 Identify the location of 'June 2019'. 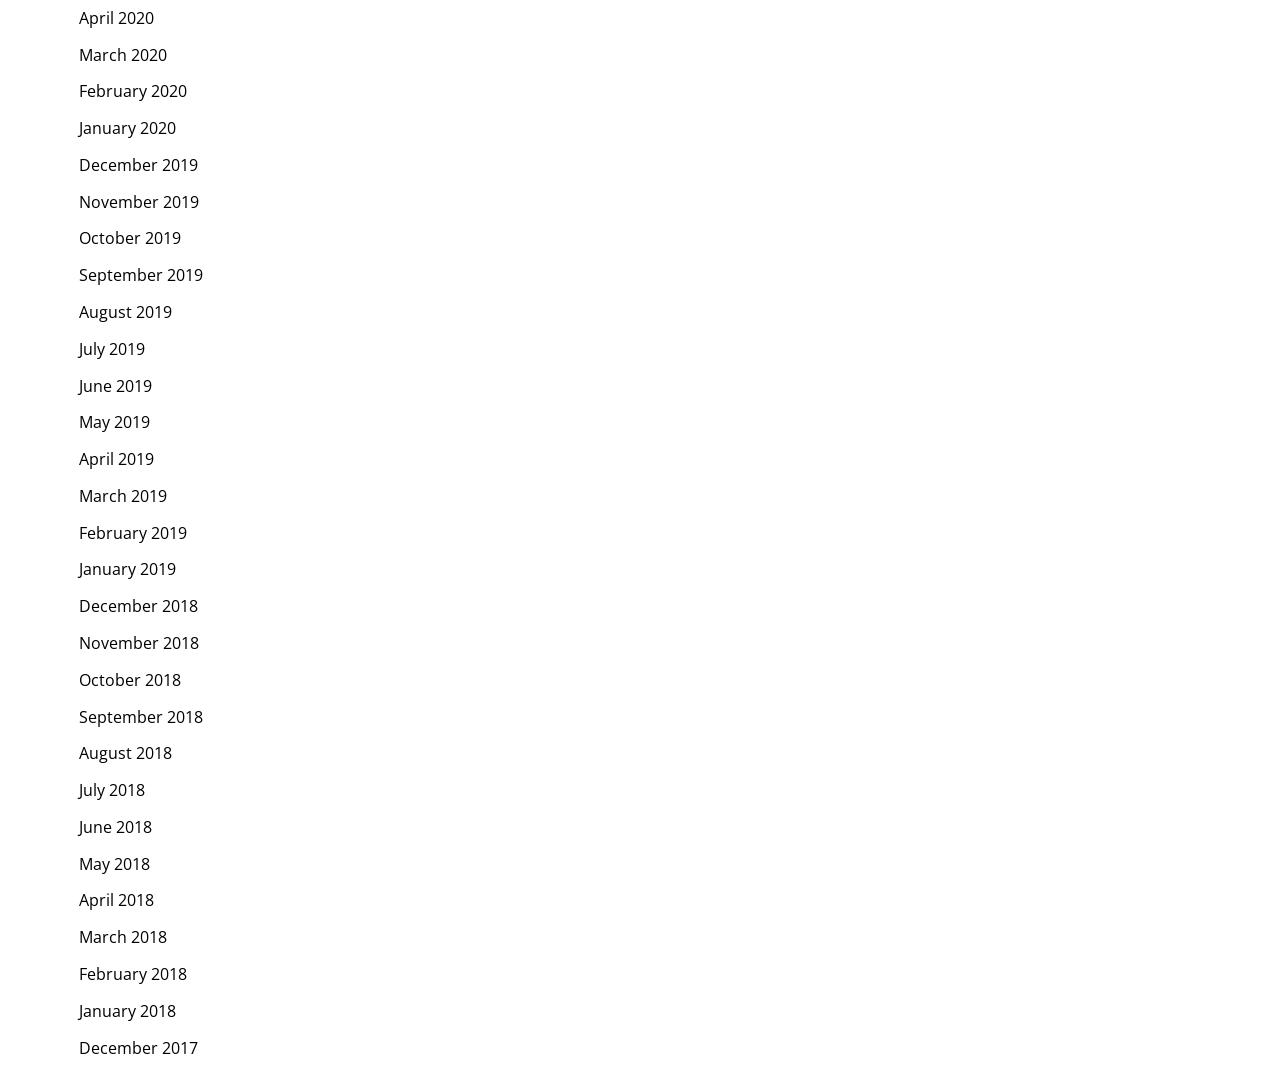
(114, 384).